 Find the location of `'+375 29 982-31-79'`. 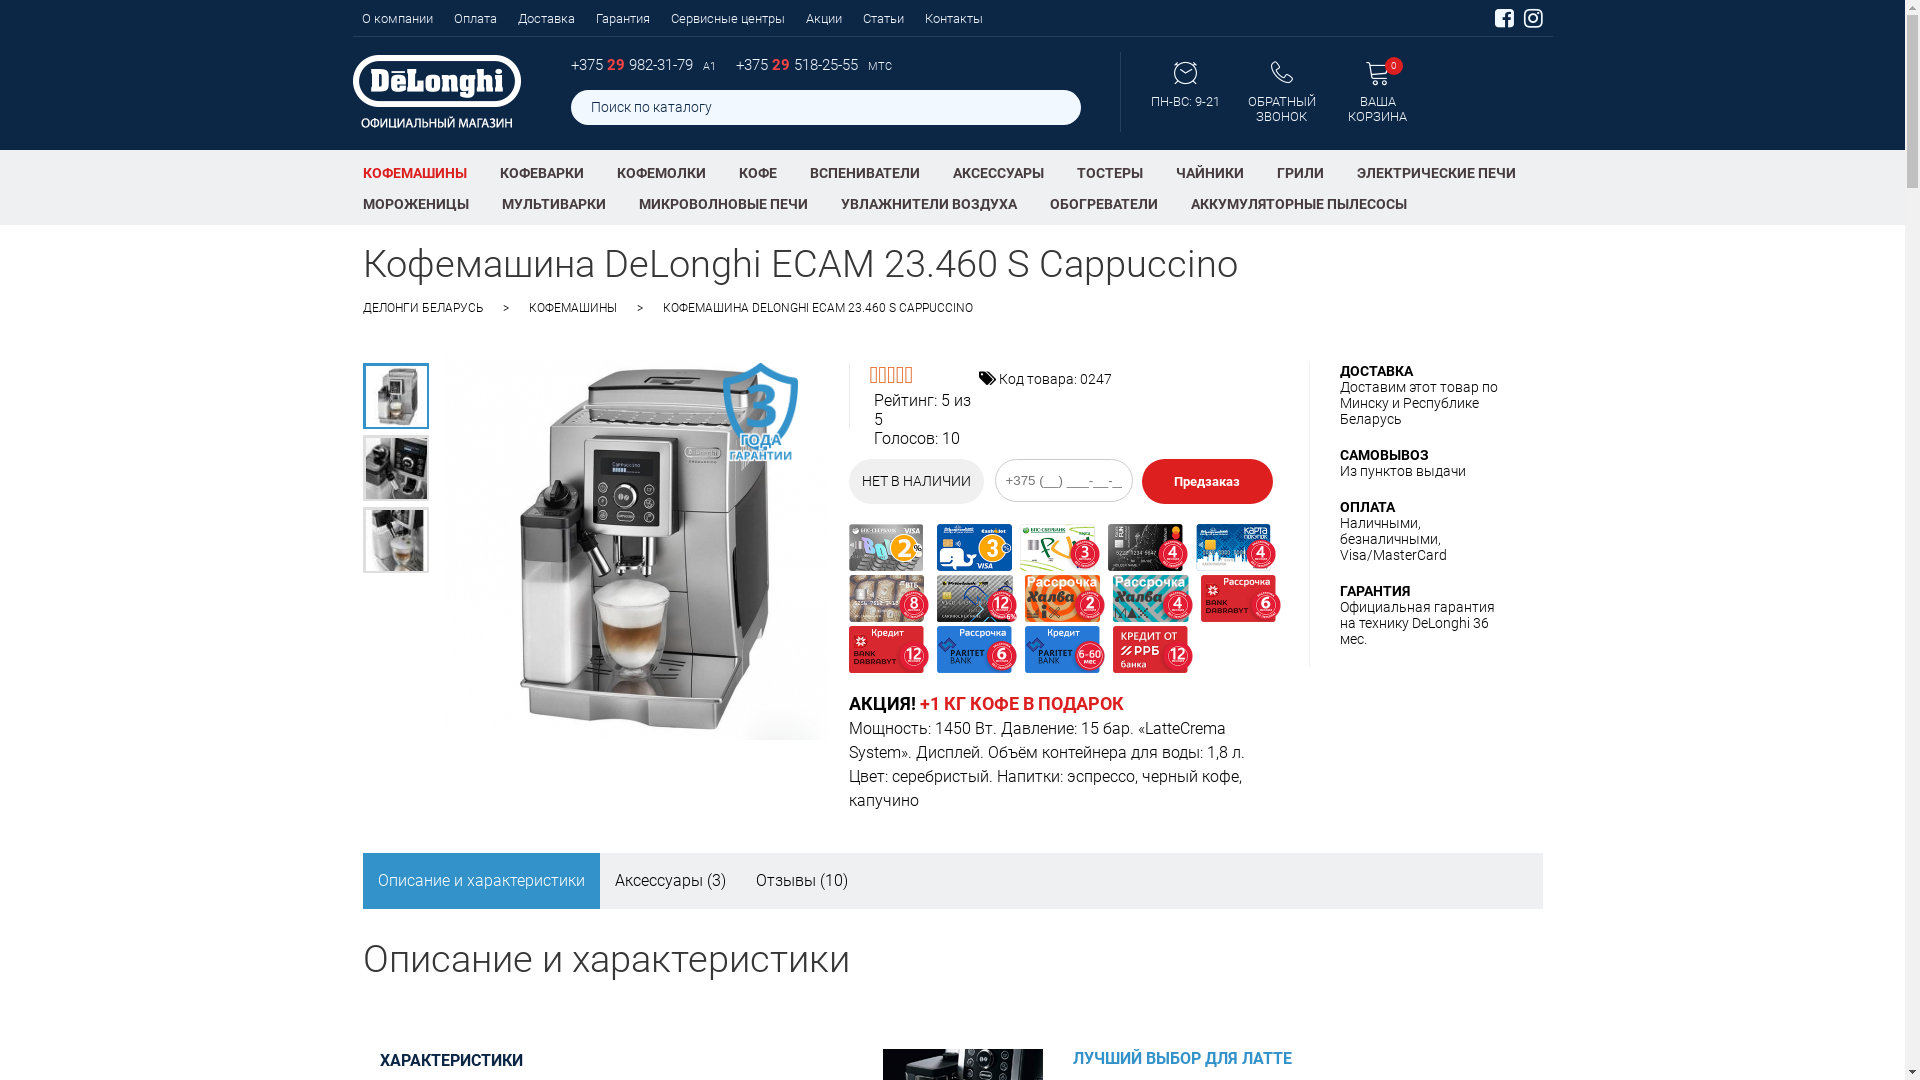

'+375 29 982-31-79' is located at coordinates (632, 64).